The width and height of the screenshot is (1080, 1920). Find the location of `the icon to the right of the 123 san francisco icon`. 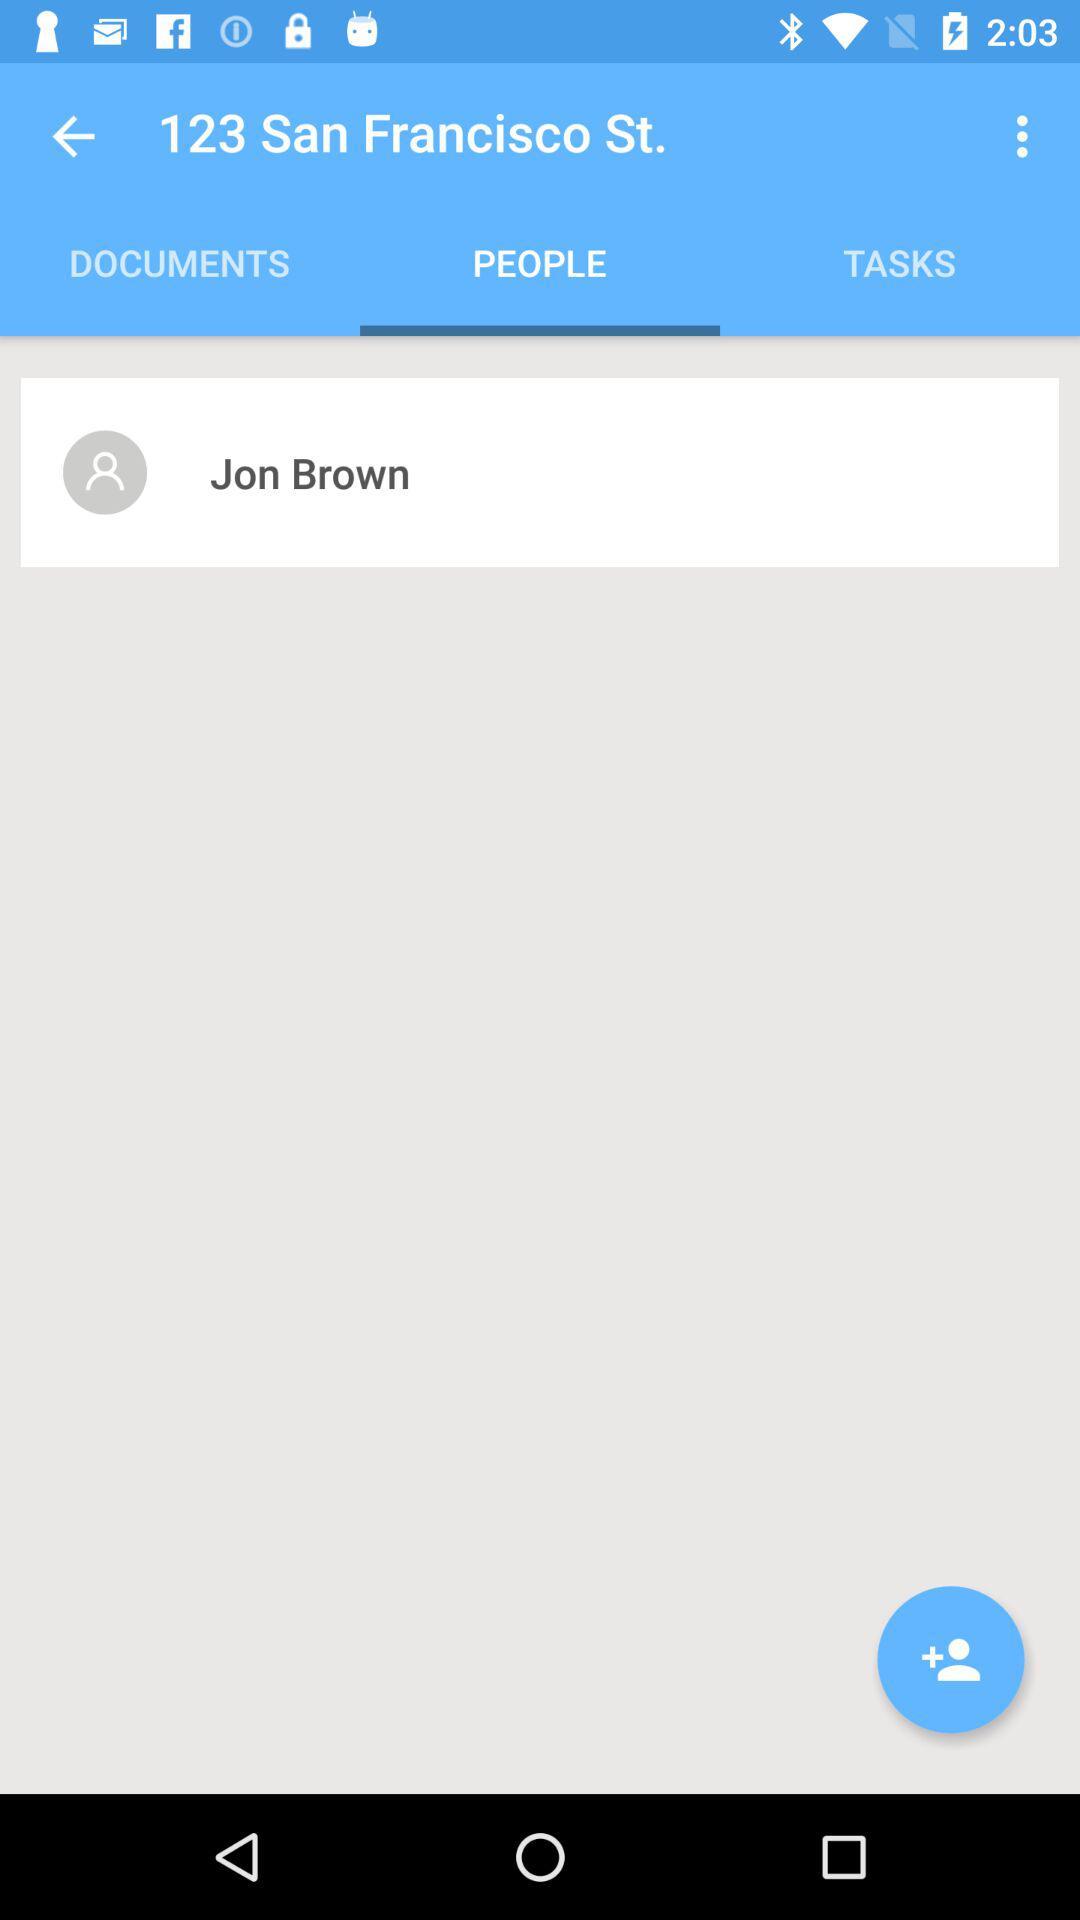

the icon to the right of the 123 san francisco icon is located at coordinates (1027, 135).